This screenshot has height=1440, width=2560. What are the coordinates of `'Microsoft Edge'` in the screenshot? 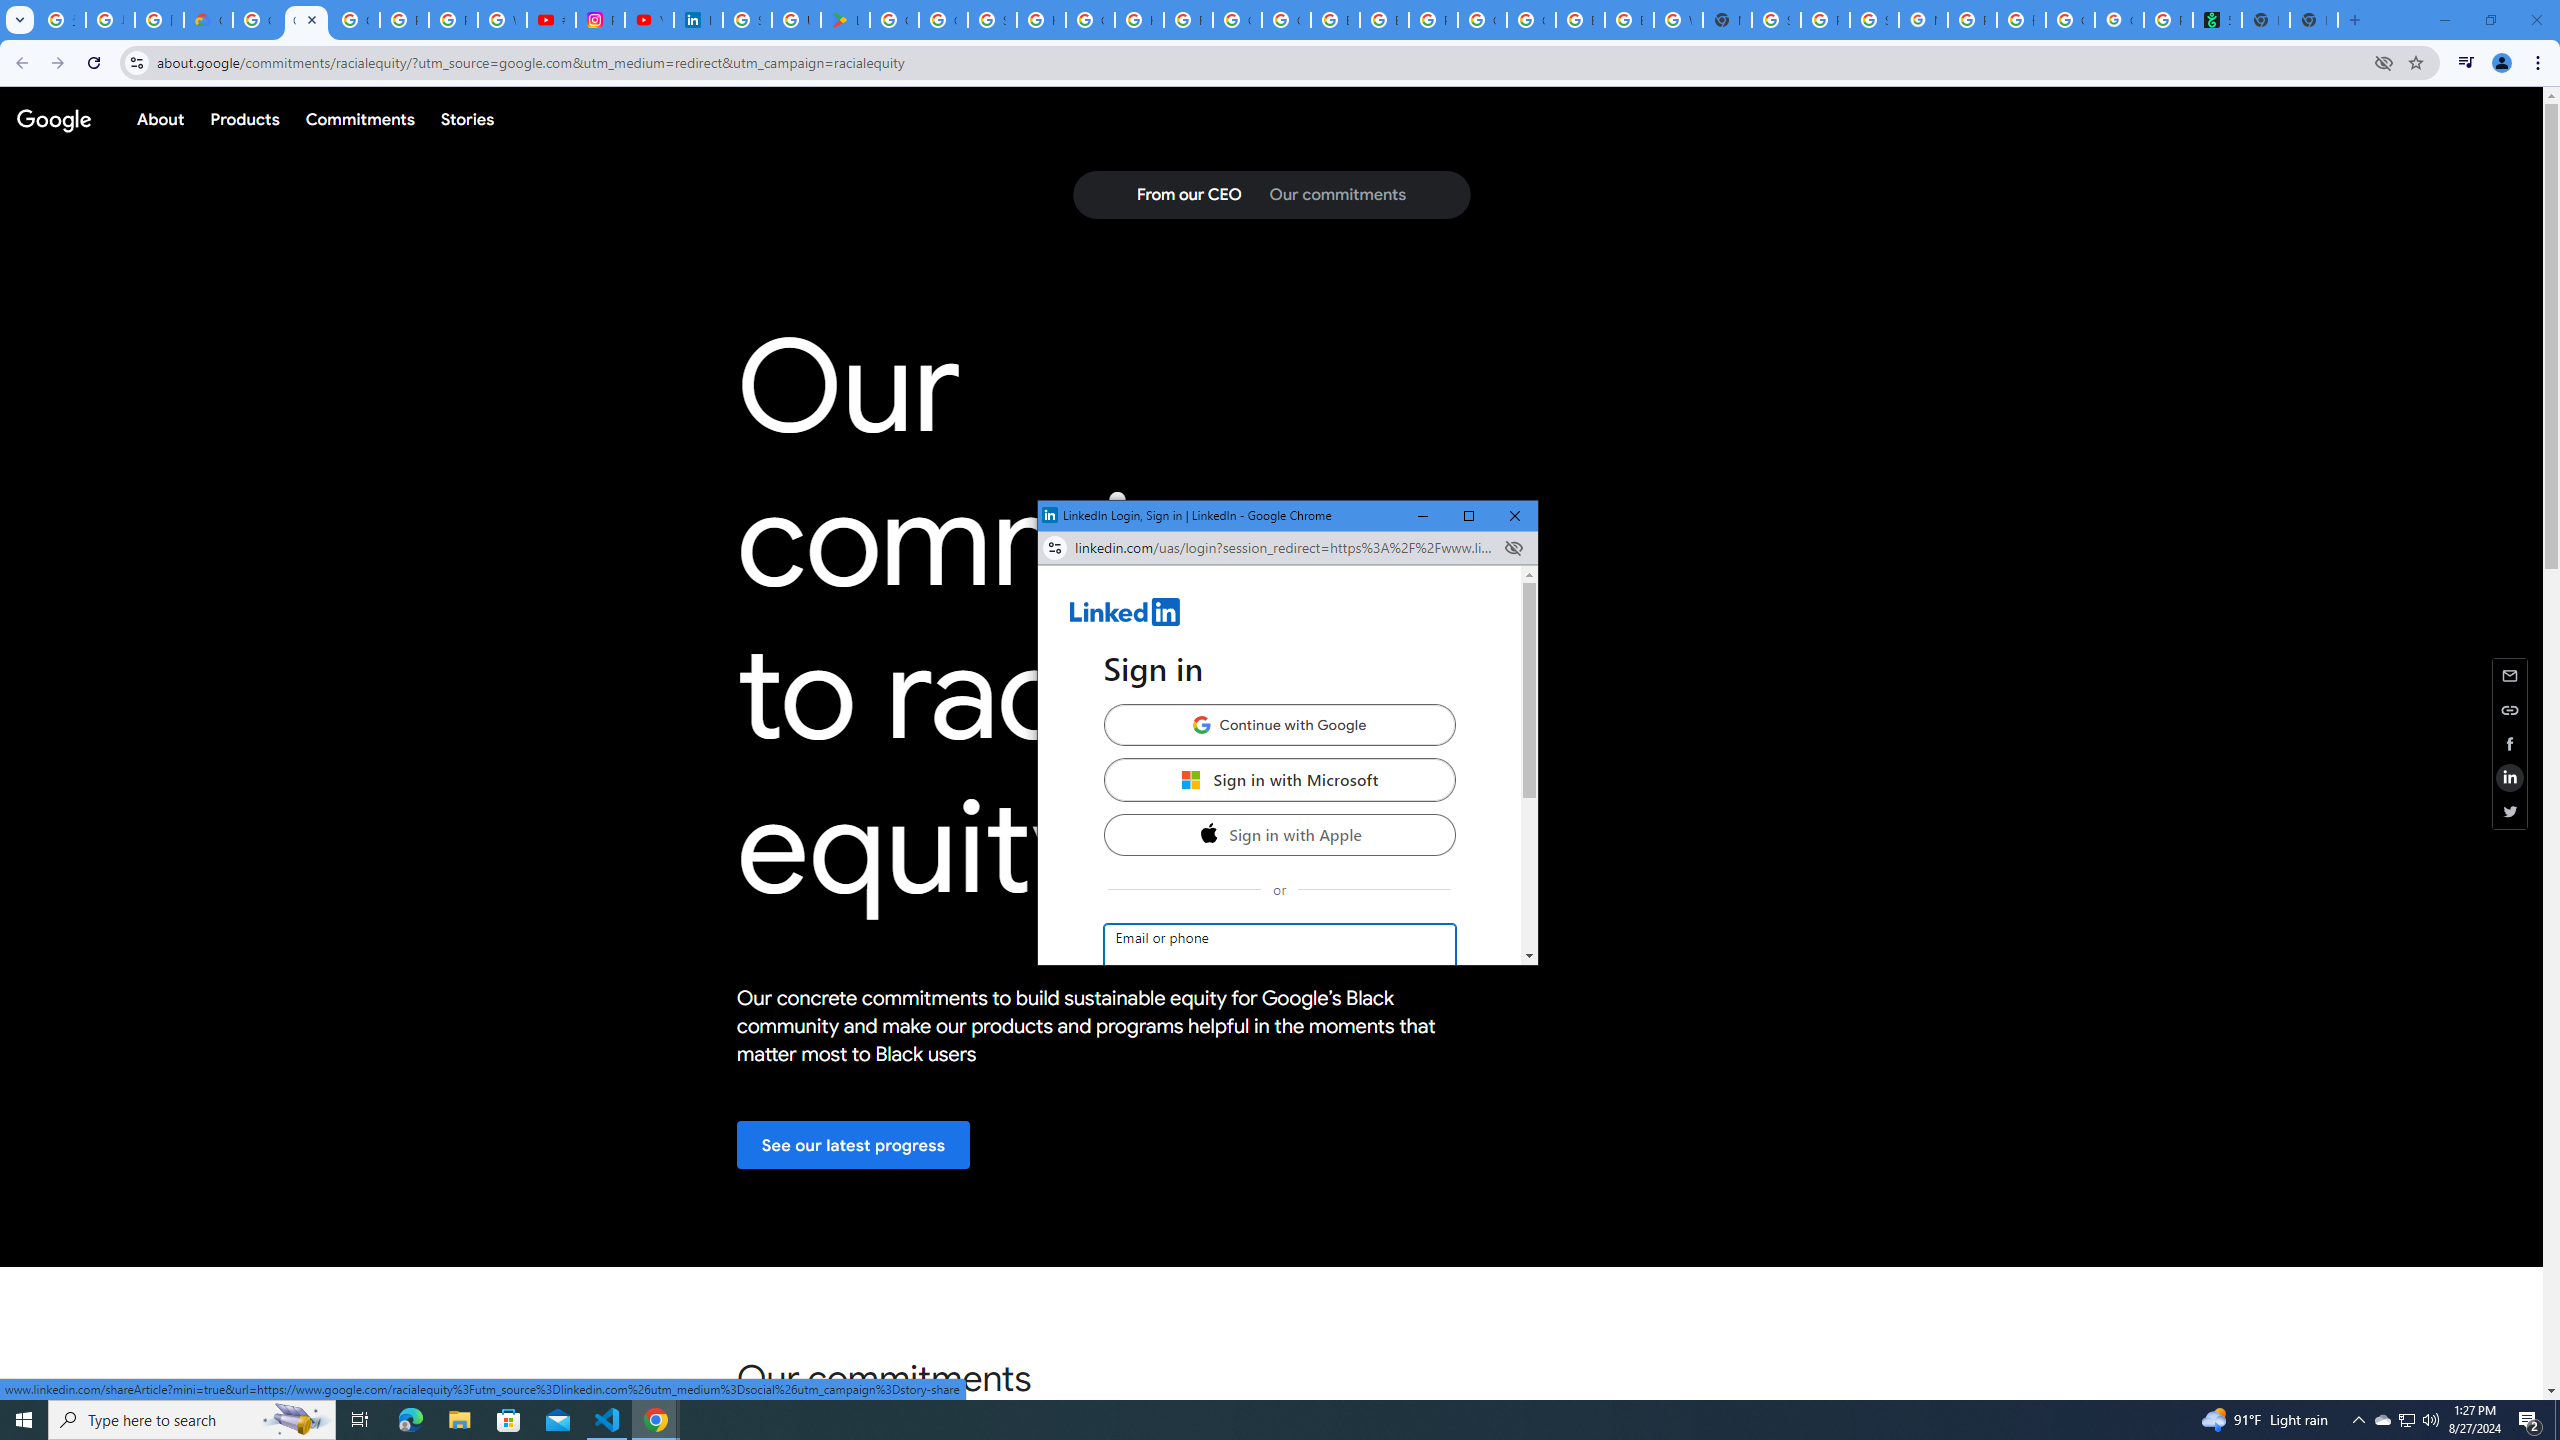 It's located at (409, 1418).